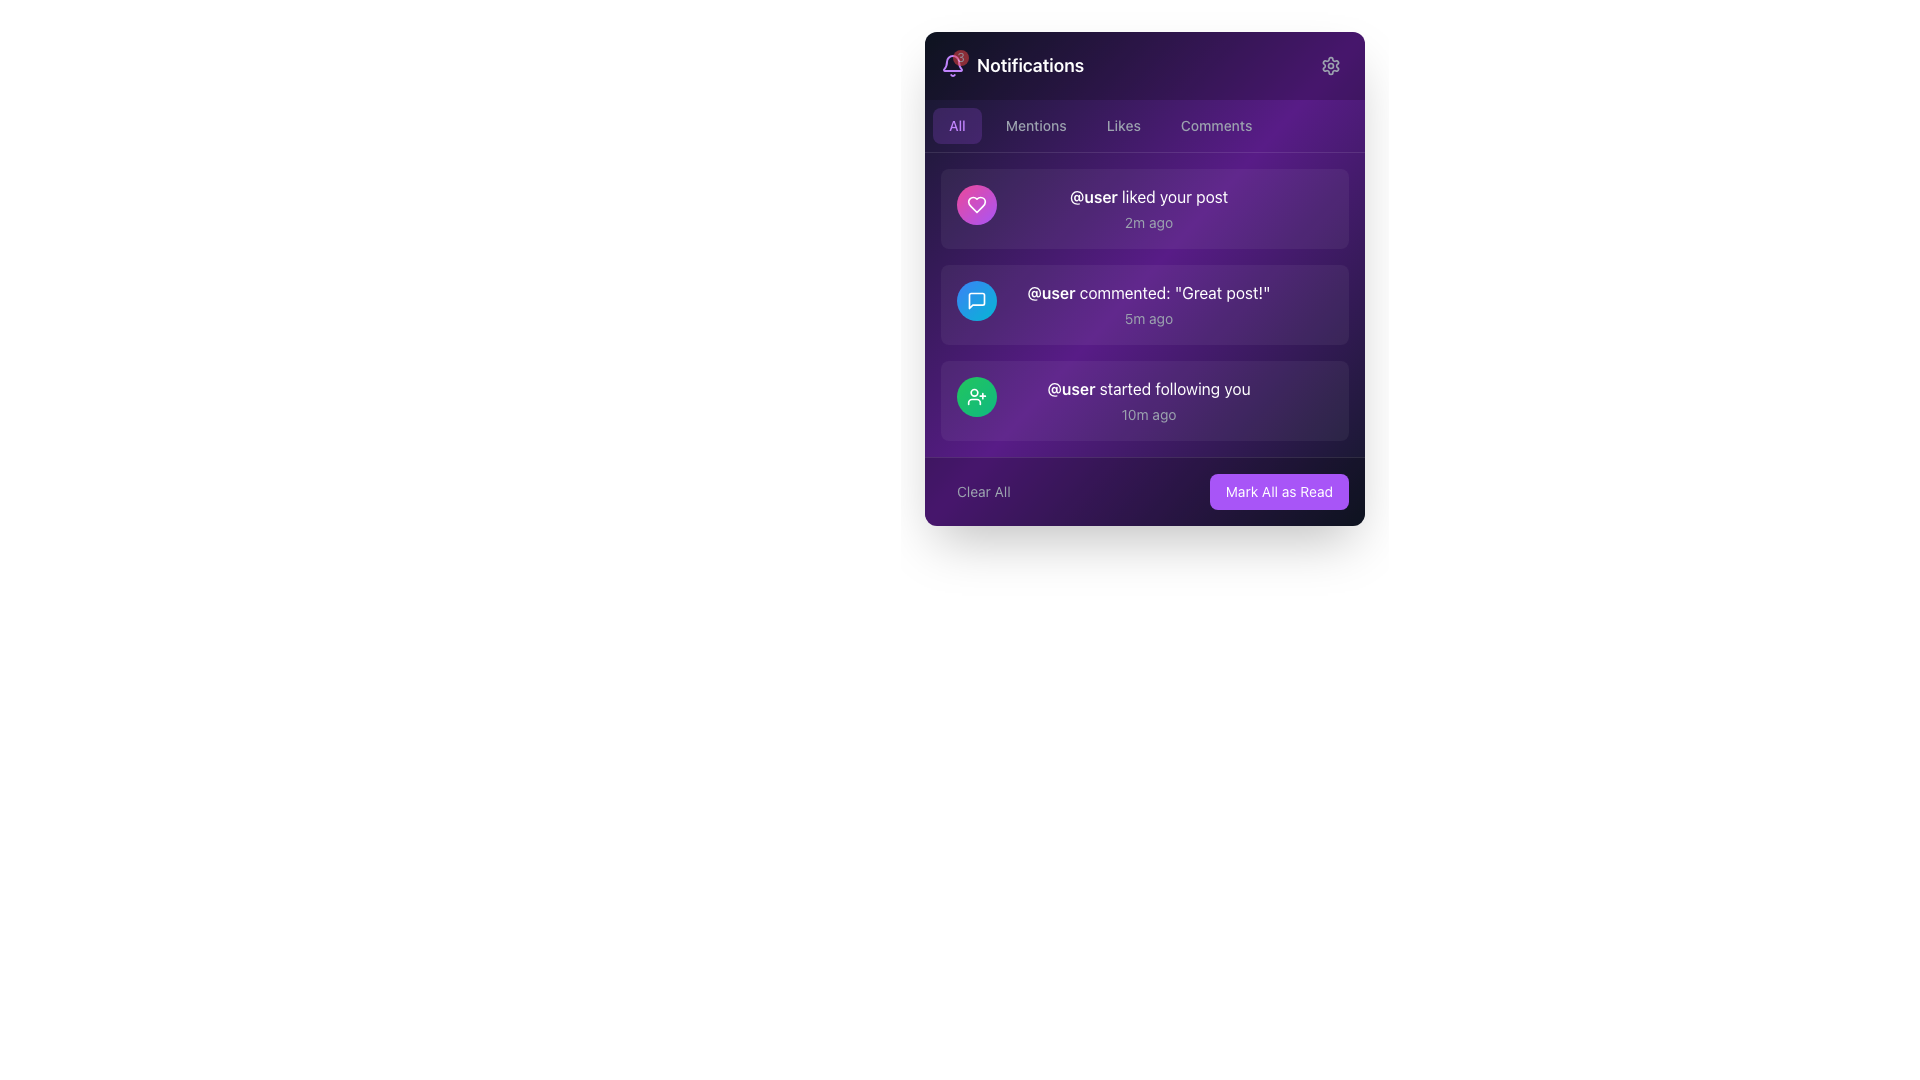 Image resolution: width=1920 pixels, height=1080 pixels. I want to click on the Notification Indicator bell icon, which shows a count of '3', located in the upper-left corner of the interface, so click(952, 64).